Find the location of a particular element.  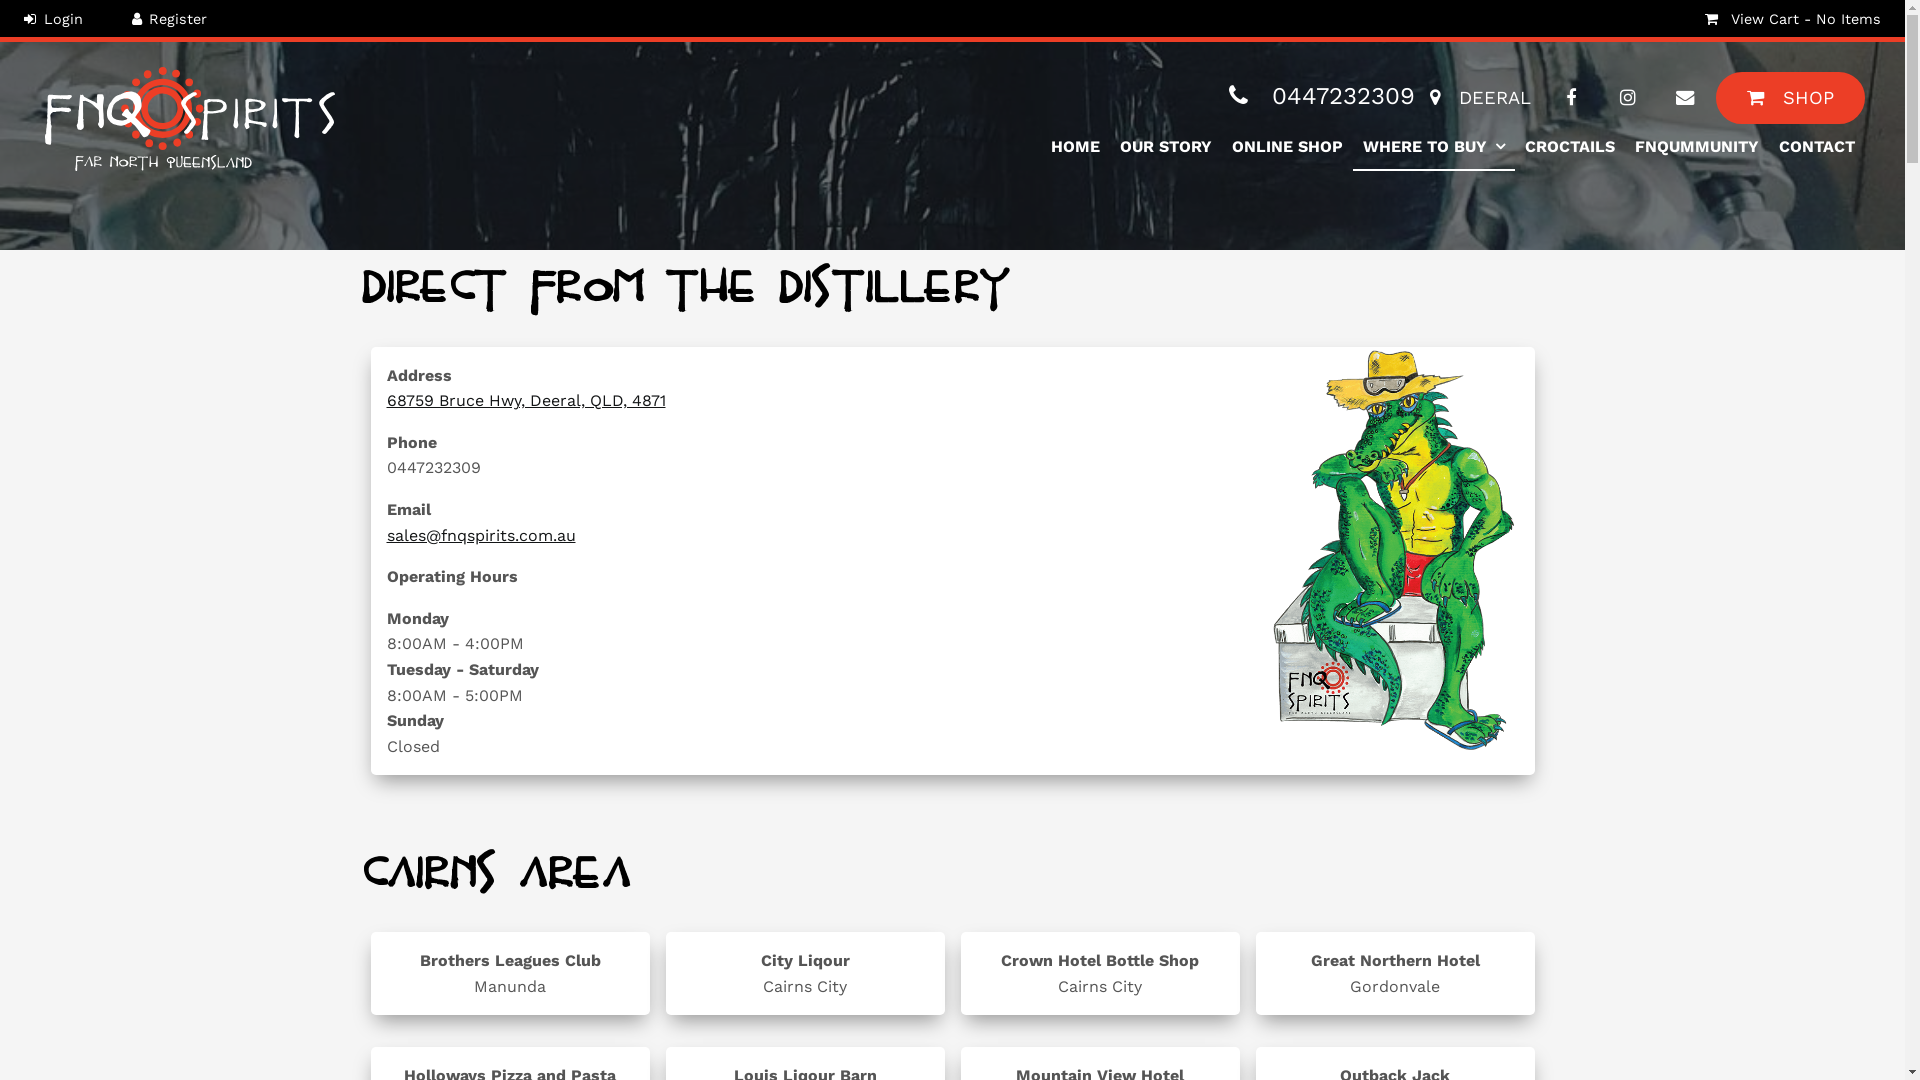

'CONTACT' is located at coordinates (1769, 146).